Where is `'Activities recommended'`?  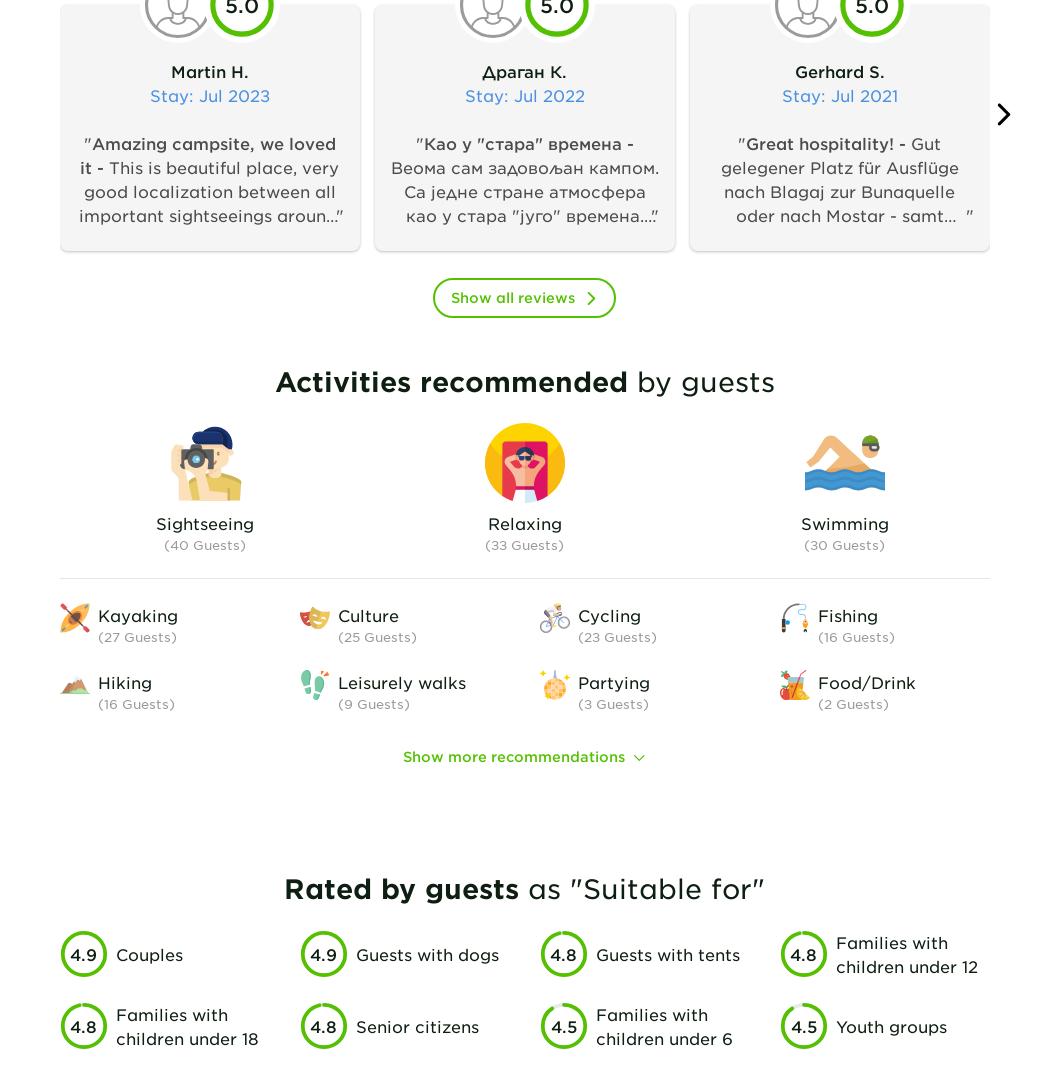
'Activities recommended' is located at coordinates (450, 380).